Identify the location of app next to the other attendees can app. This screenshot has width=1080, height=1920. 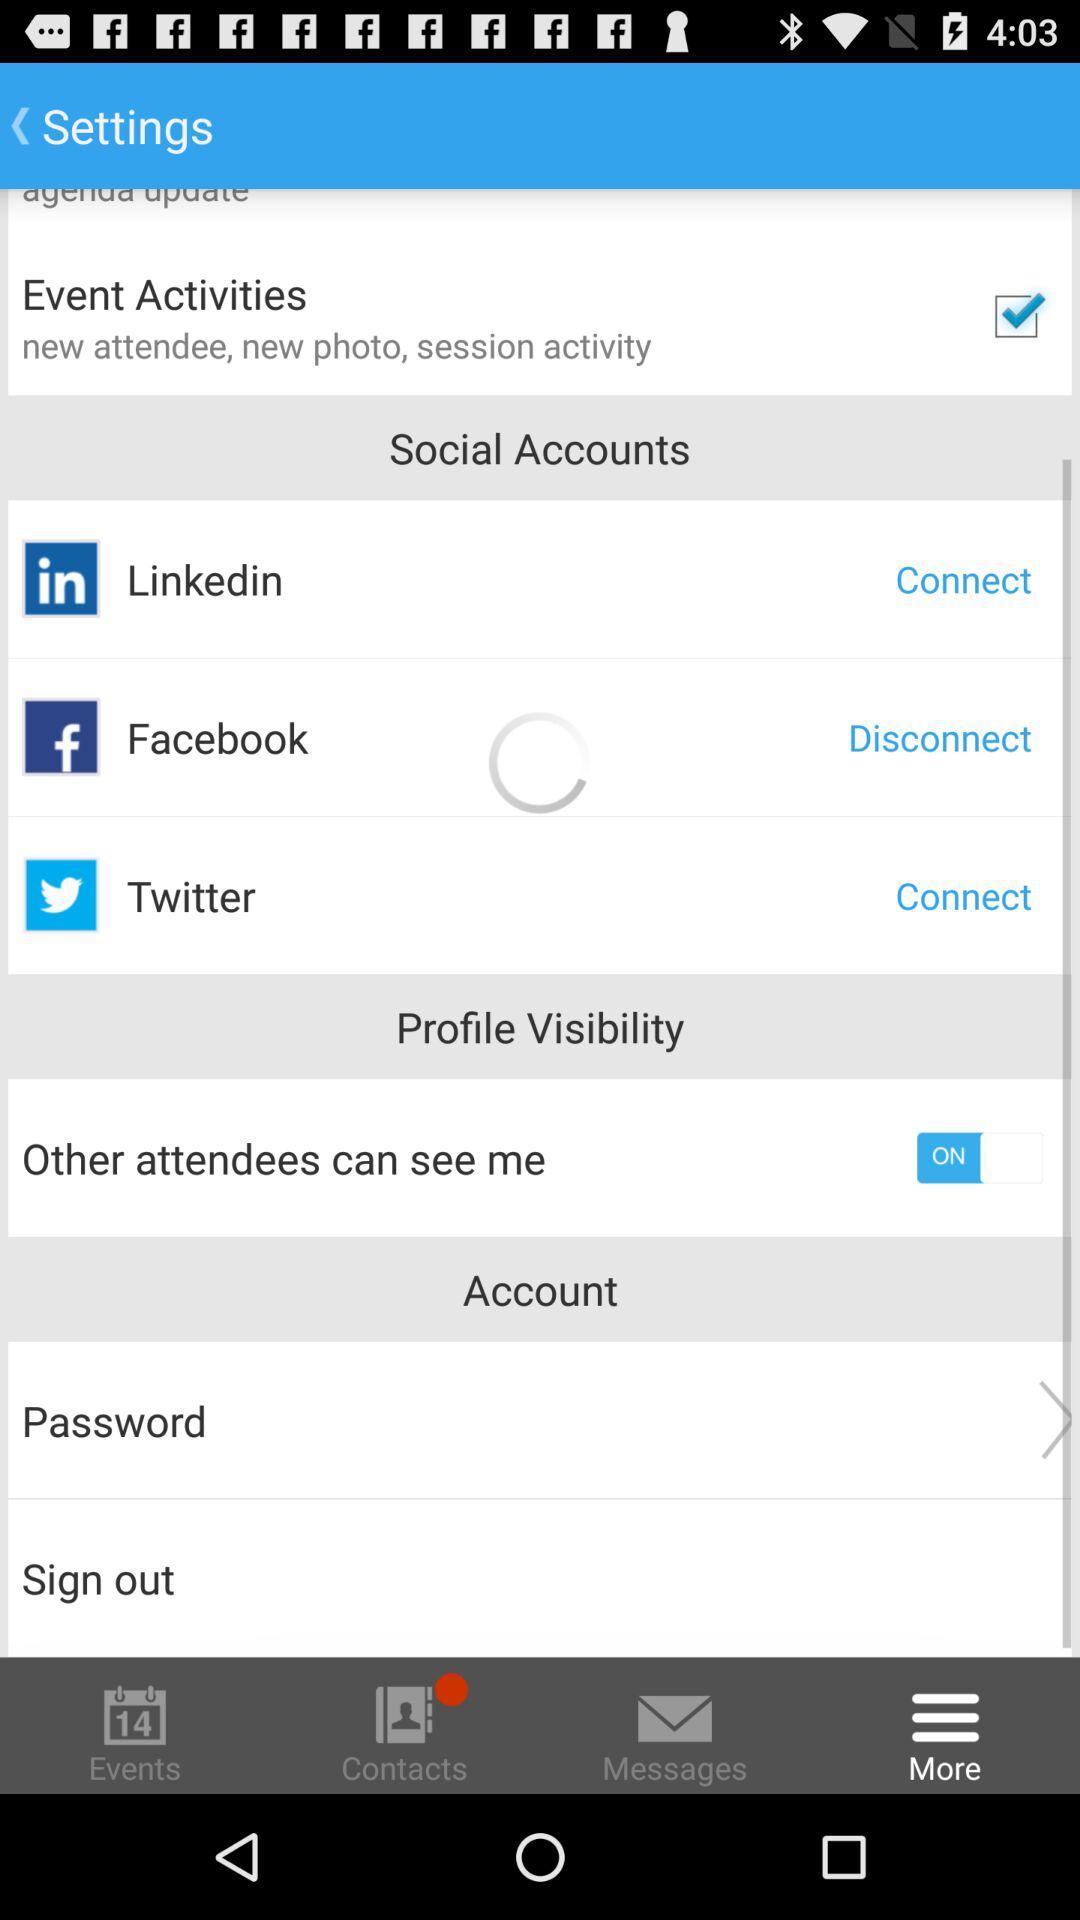
(978, 1157).